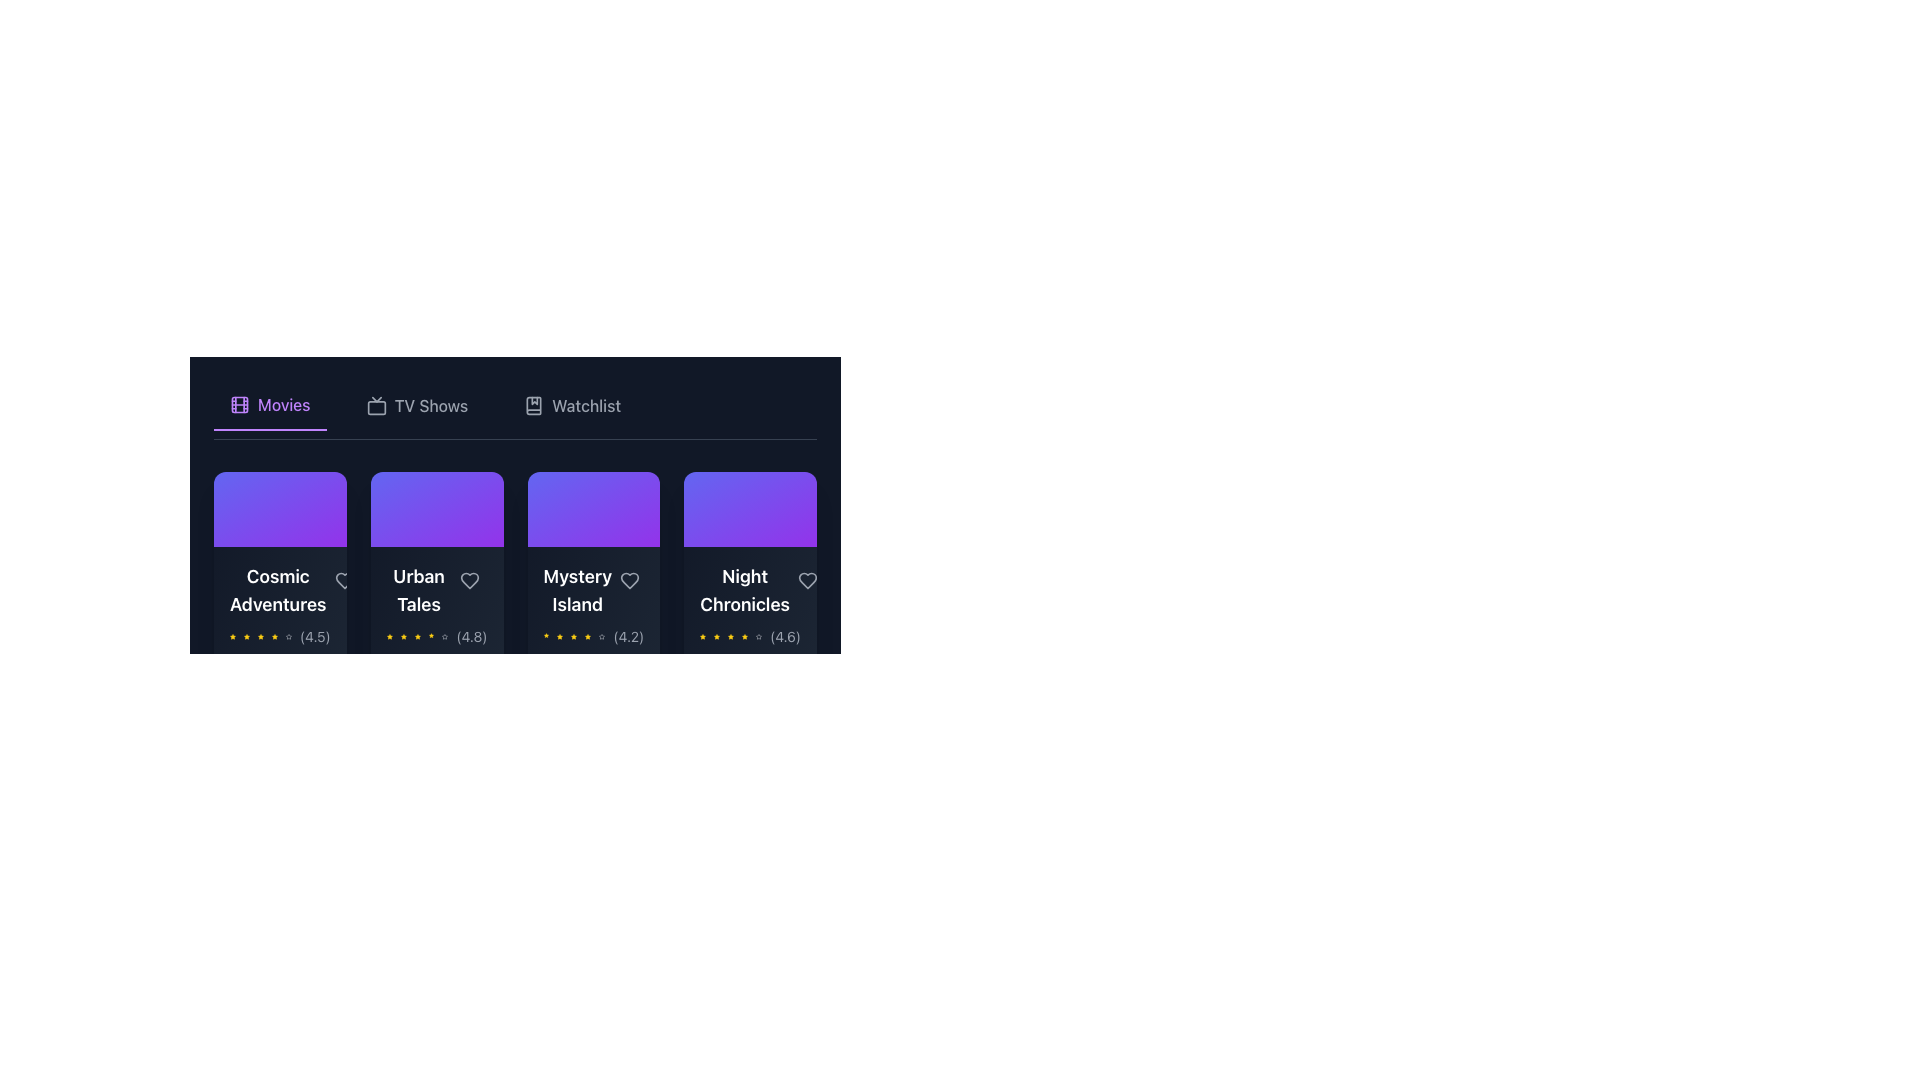 This screenshot has width=1920, height=1080. I want to click on the fourth star-shaped icon with a yellow fill and outline, representing the rating system for 'Mystery Island', so click(573, 636).